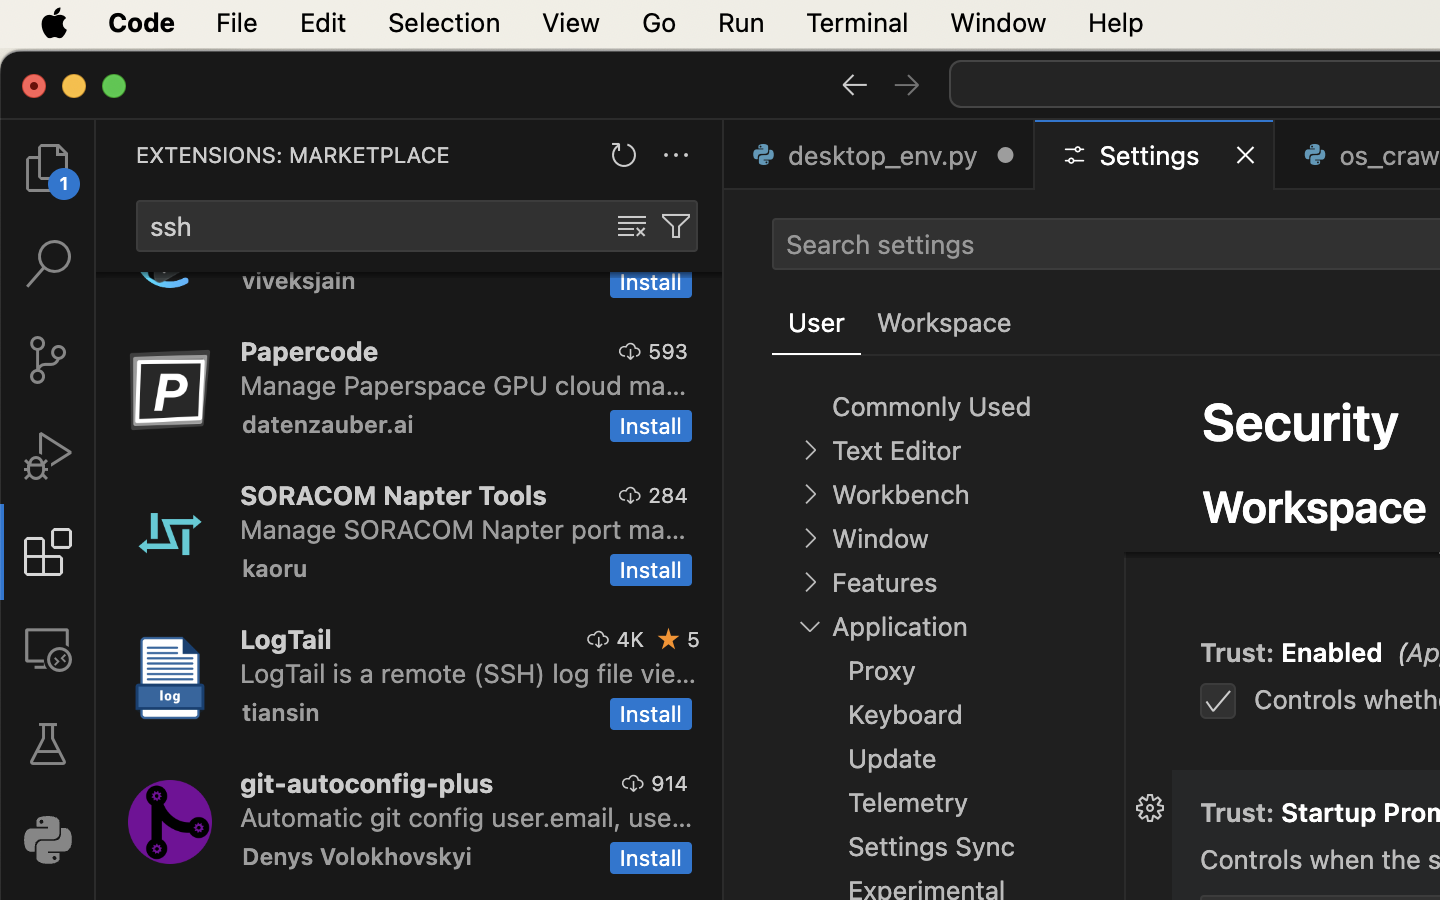 Image resolution: width=1440 pixels, height=900 pixels. Describe the element at coordinates (297, 281) in the screenshot. I see `'viveksjain'` at that location.